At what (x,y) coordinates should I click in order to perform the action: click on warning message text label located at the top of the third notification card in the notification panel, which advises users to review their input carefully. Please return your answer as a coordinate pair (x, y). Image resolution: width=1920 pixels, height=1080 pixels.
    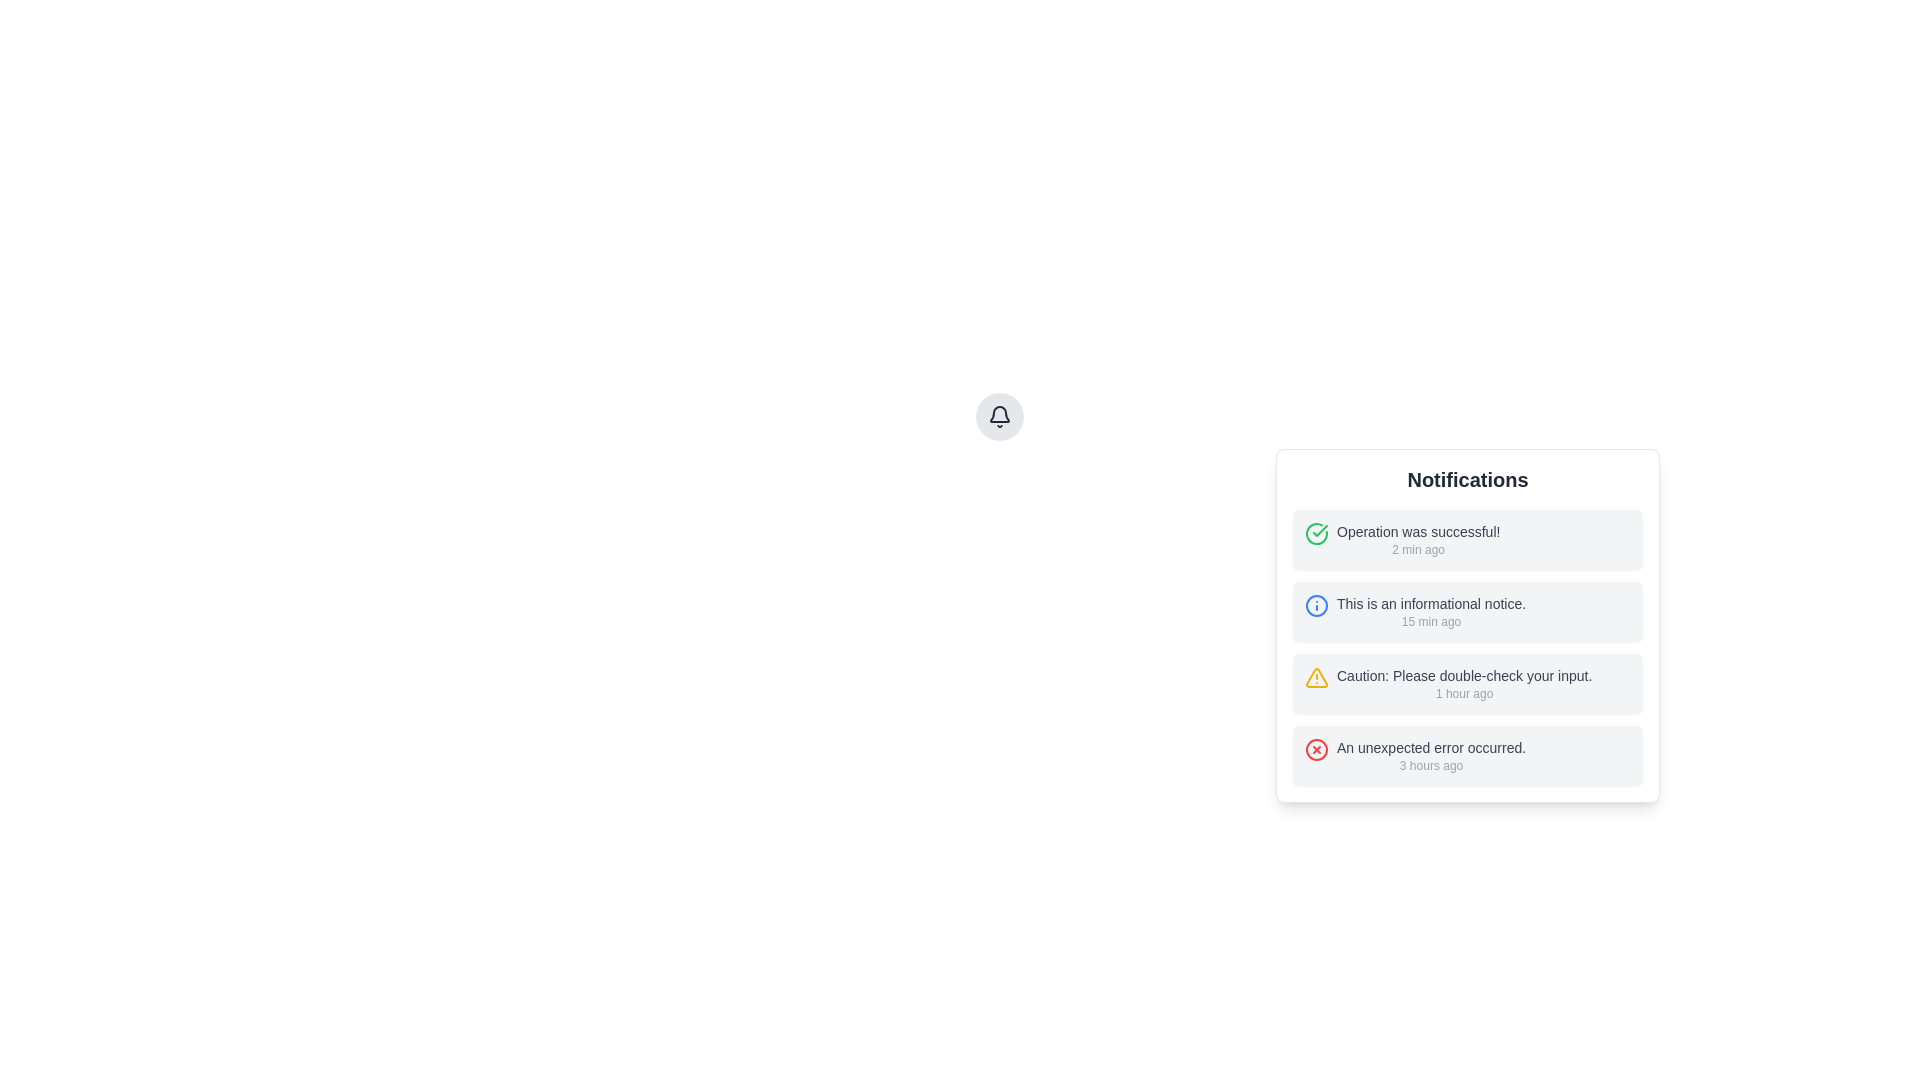
    Looking at the image, I should click on (1464, 675).